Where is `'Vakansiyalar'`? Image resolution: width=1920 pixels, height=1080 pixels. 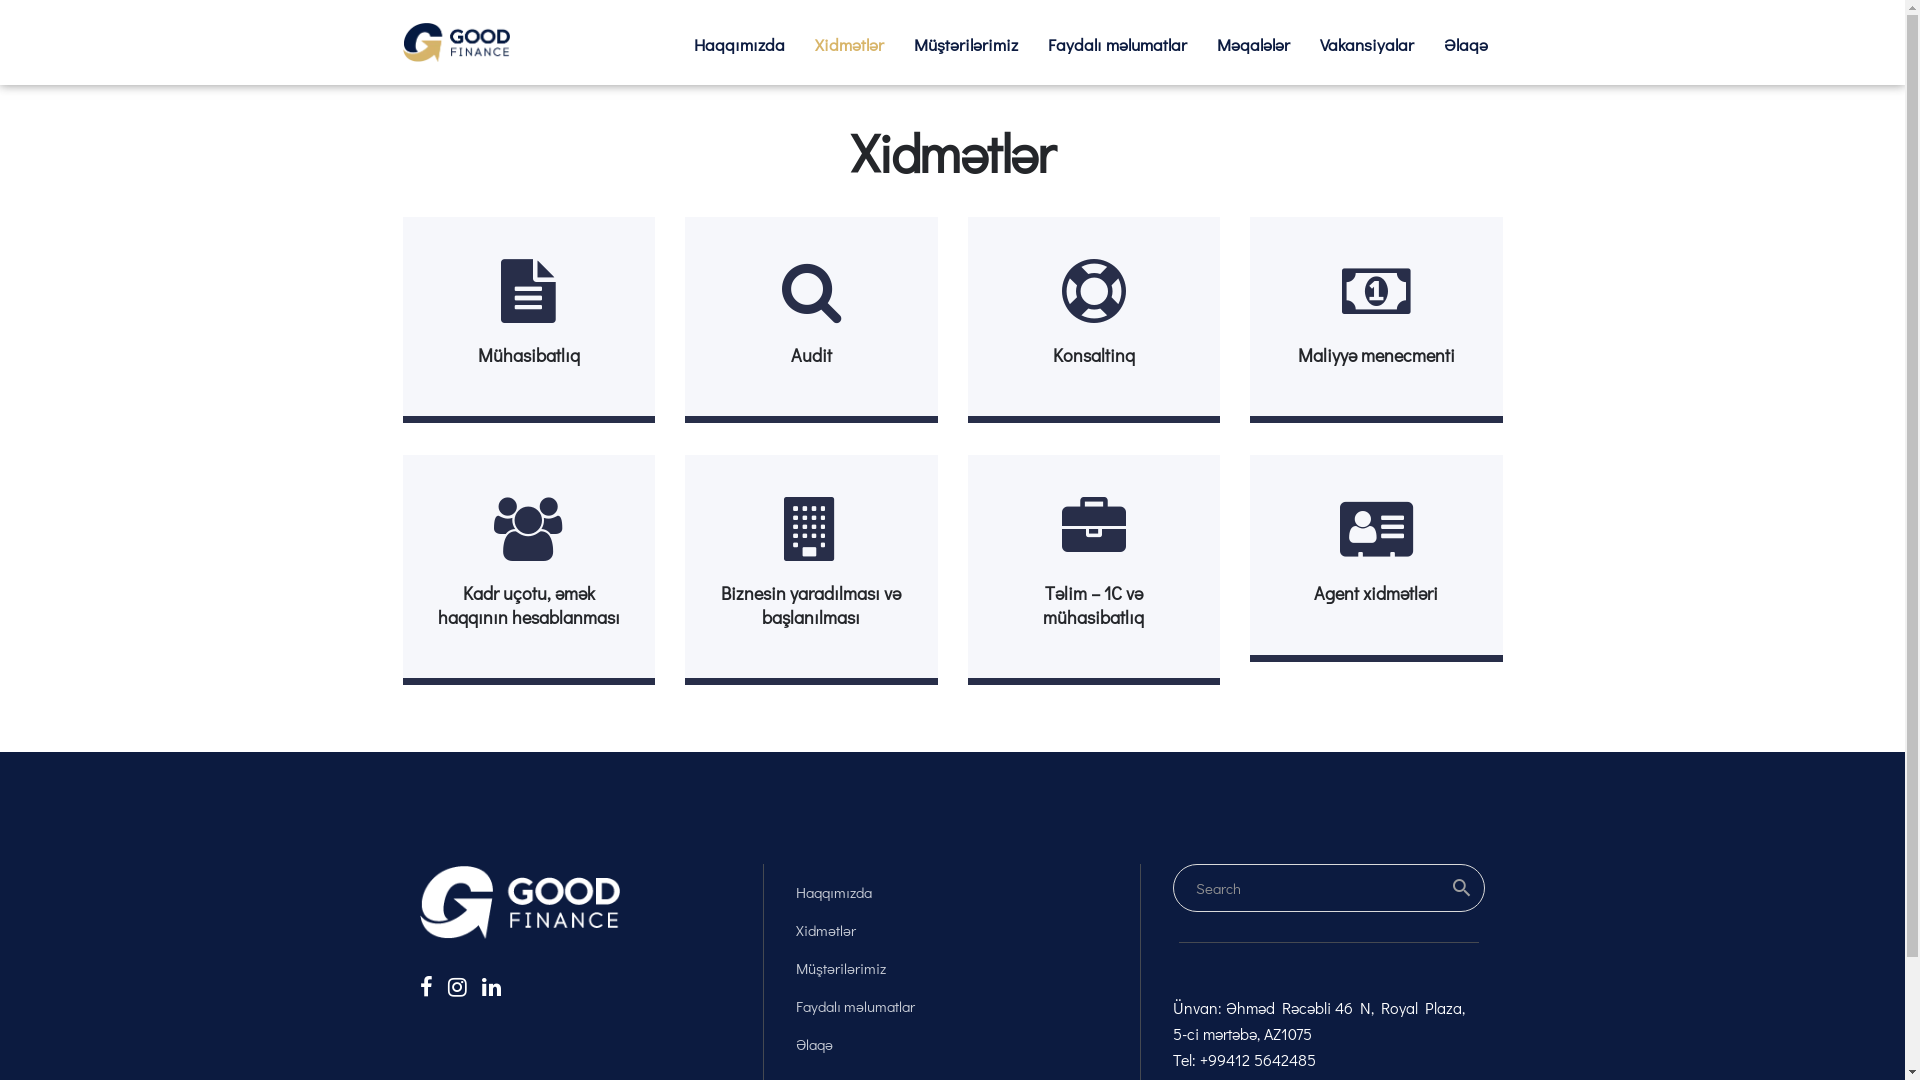
'Vakansiyalar' is located at coordinates (1365, 44).